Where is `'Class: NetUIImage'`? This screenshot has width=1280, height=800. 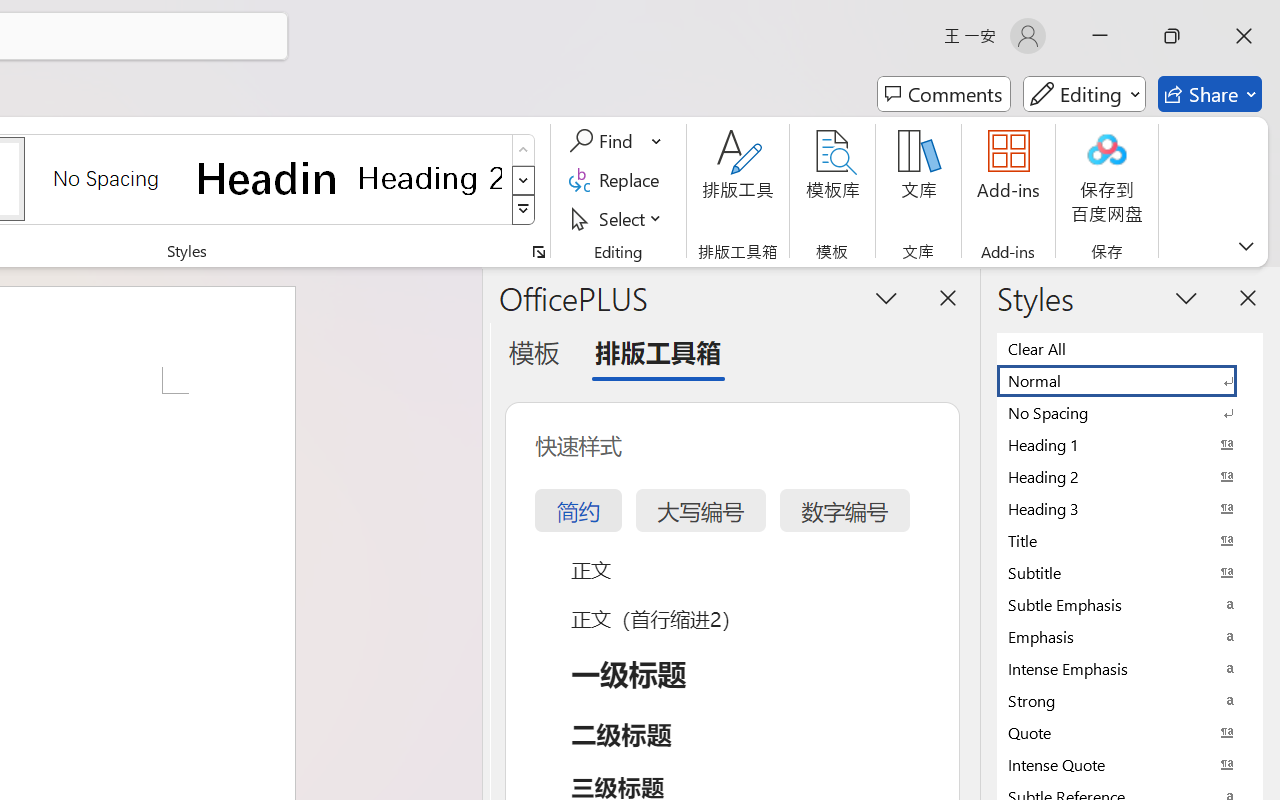 'Class: NetUIImage' is located at coordinates (524, 210).